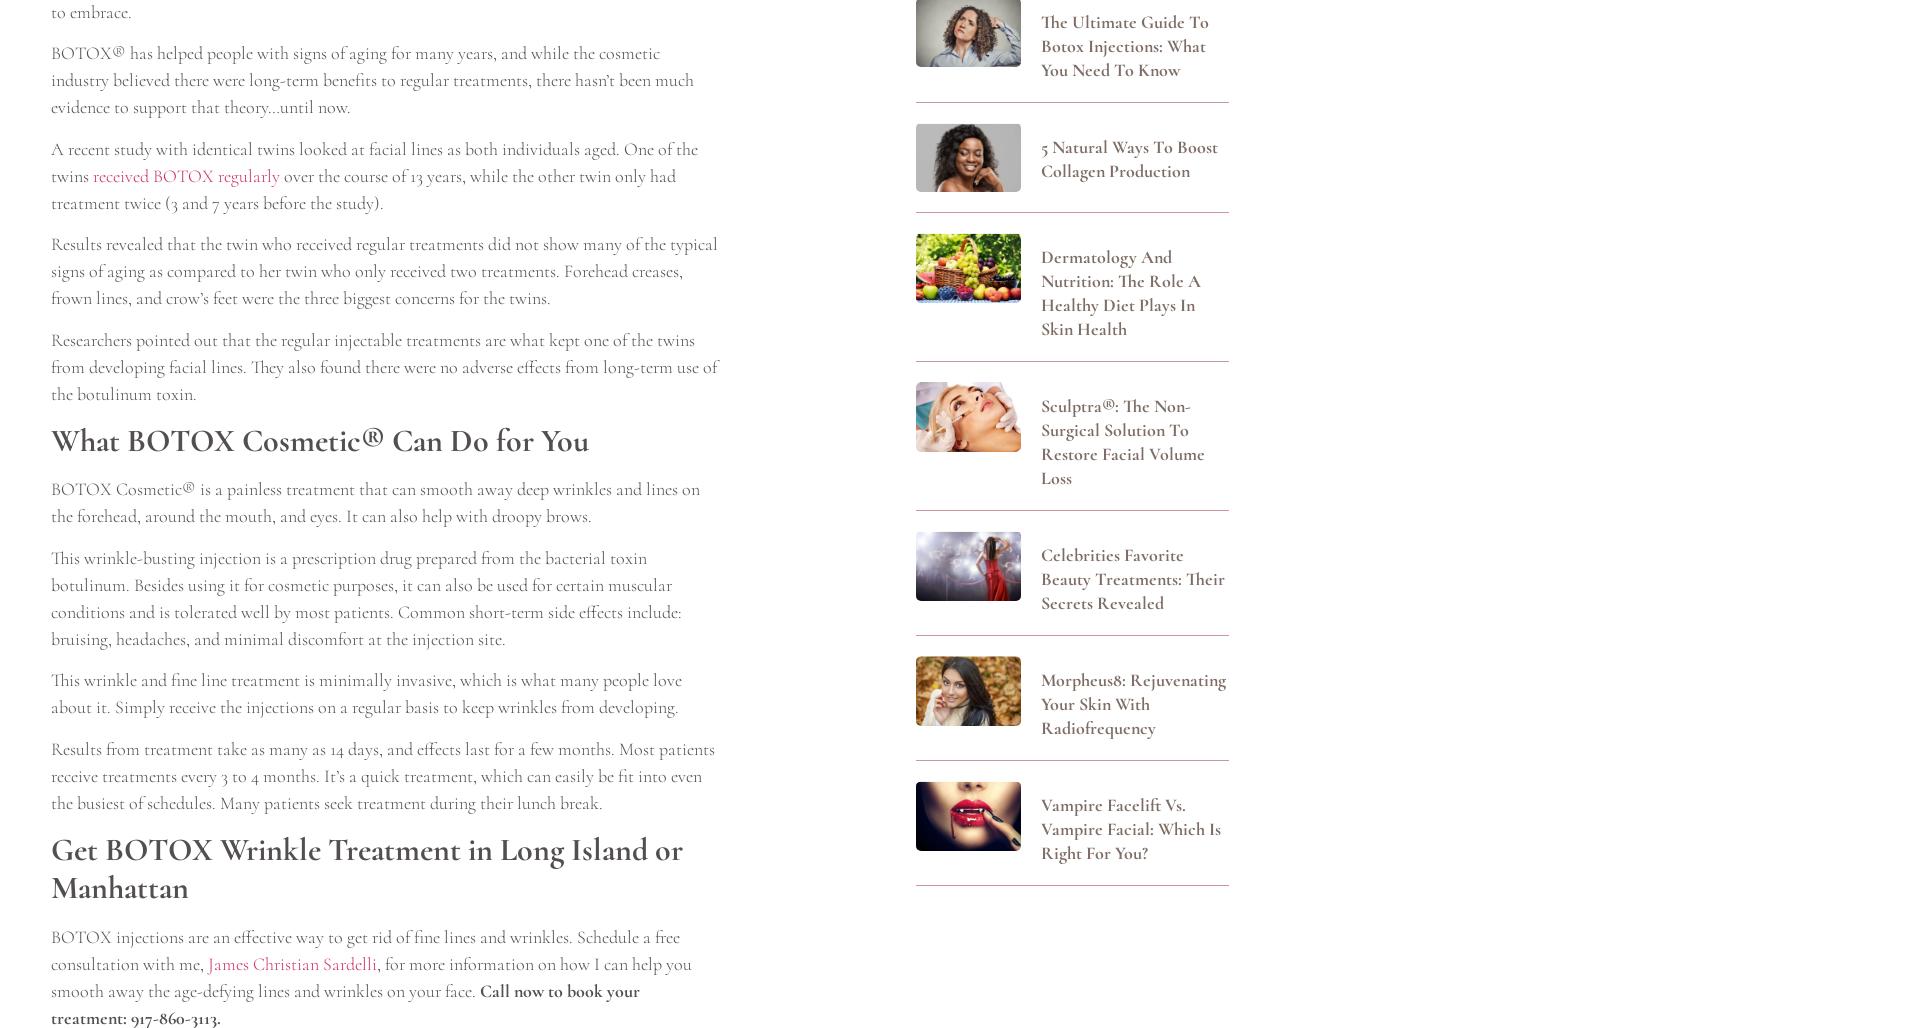 Image resolution: width=1908 pixels, height=1028 pixels. What do you see at coordinates (49, 501) in the screenshot?
I see `'BOTOX Cosmetic® is a painless treatment that can smooth away deep wrinkles and lines on the forehead, around the mouth, and eyes. It can also help with droopy brows.'` at bounding box center [49, 501].